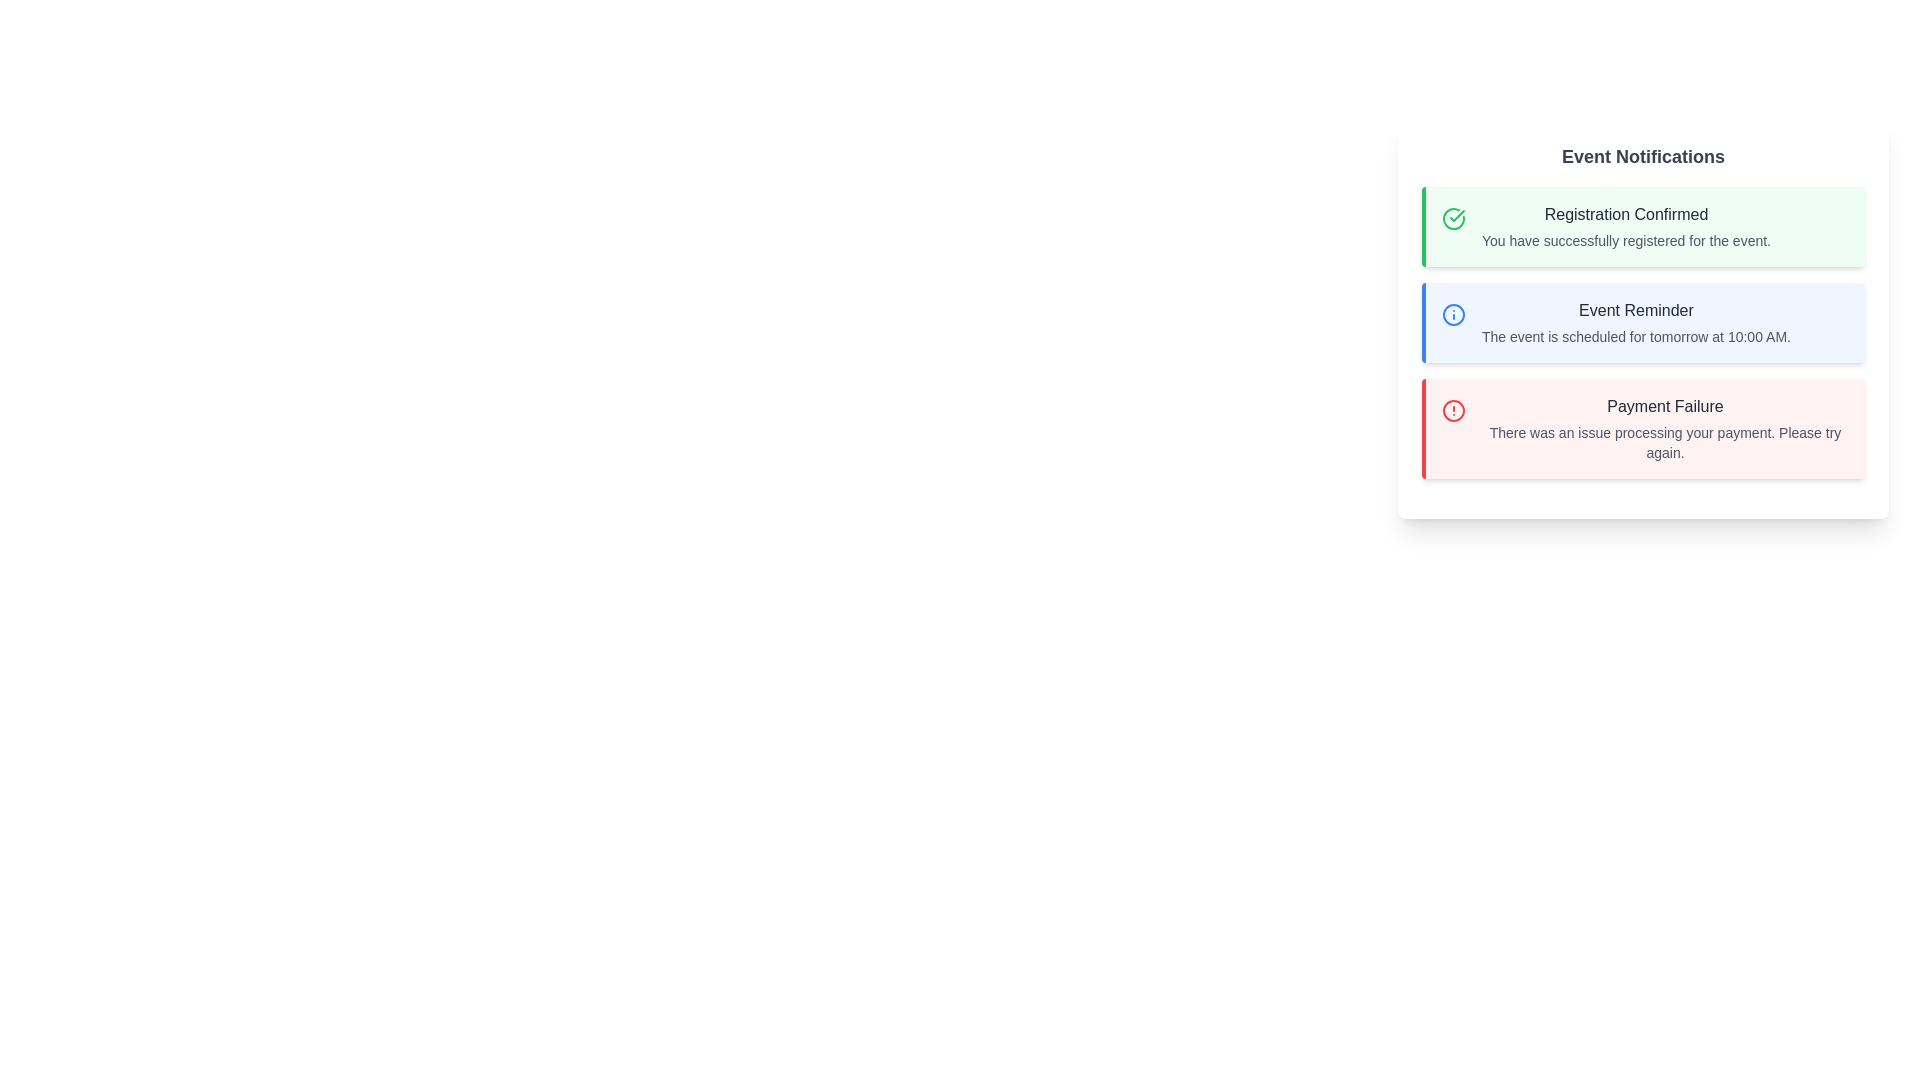 The image size is (1920, 1080). What do you see at coordinates (1643, 427) in the screenshot?
I see `the message on the Notification Card that informs users of a payment processing issue, which is the third card in the vertically arranged notifications` at bounding box center [1643, 427].